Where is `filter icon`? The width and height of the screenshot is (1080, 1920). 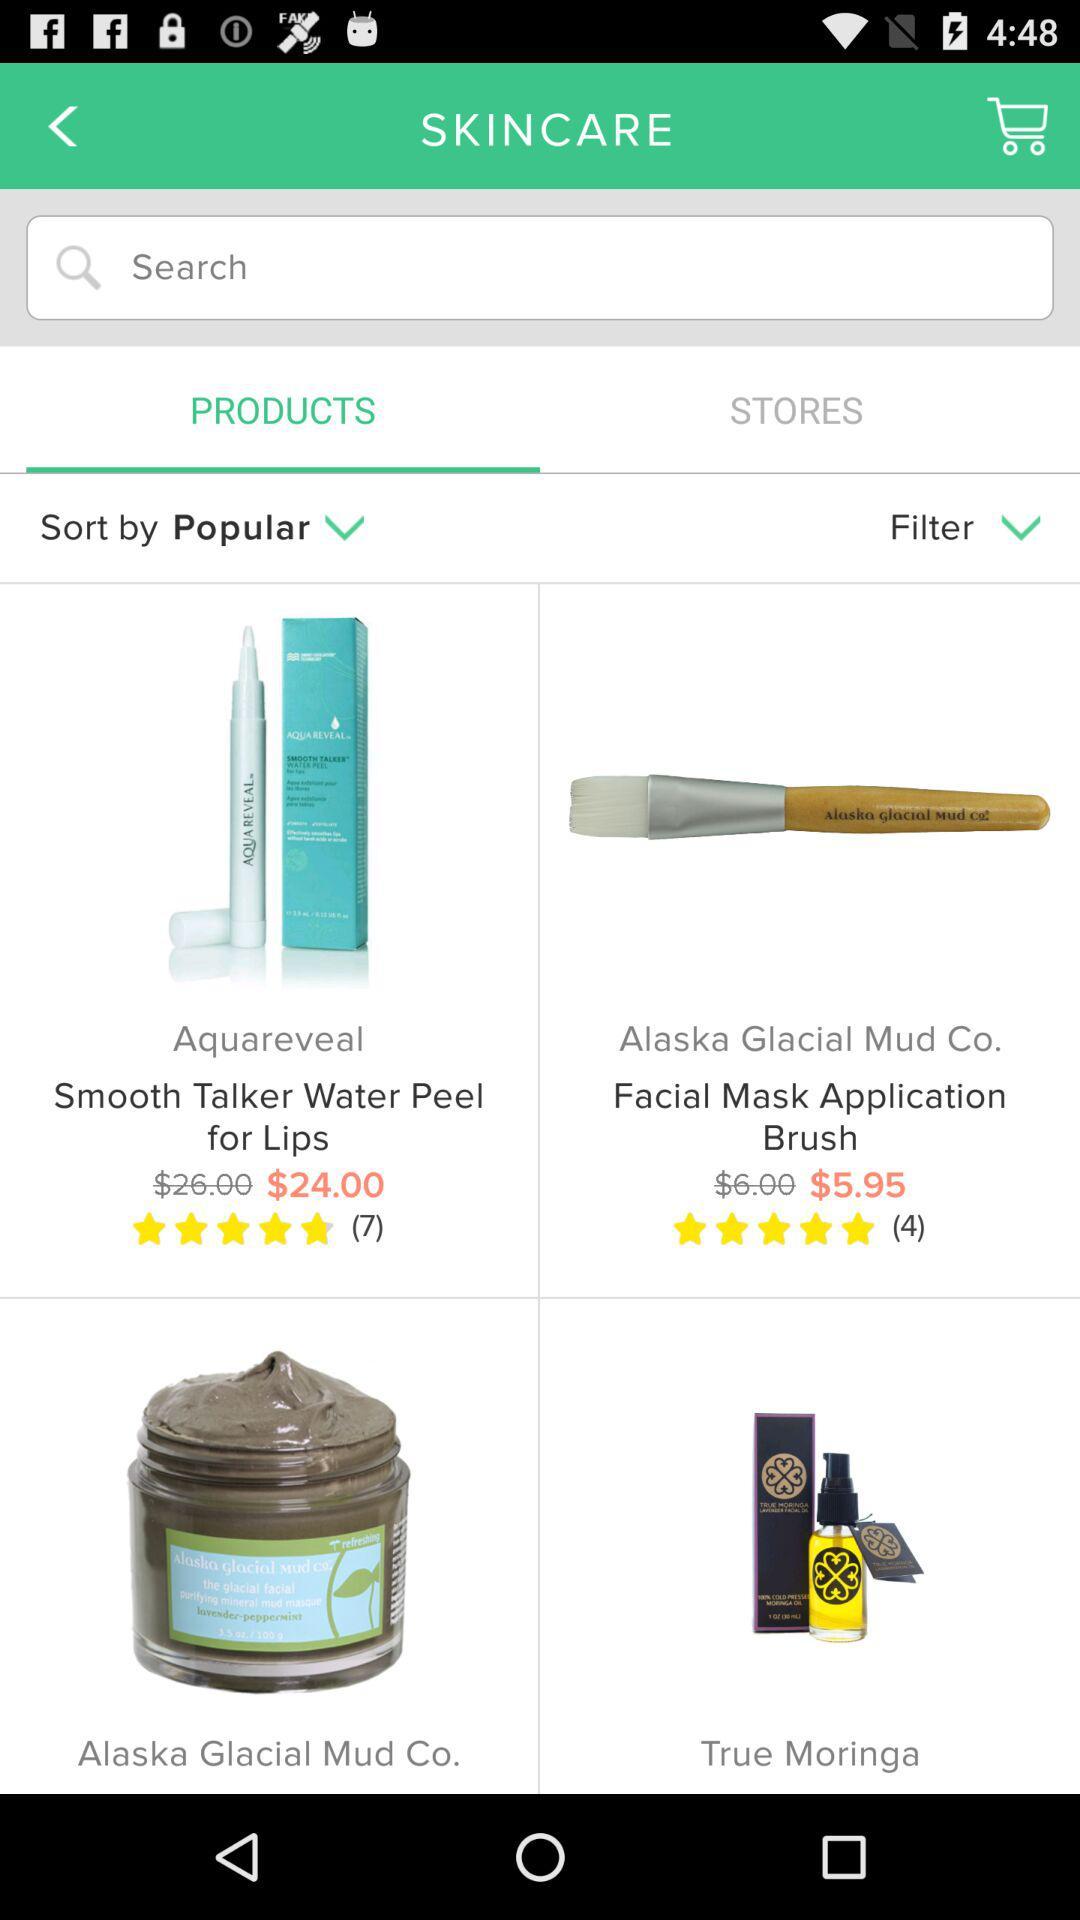
filter icon is located at coordinates (963, 528).